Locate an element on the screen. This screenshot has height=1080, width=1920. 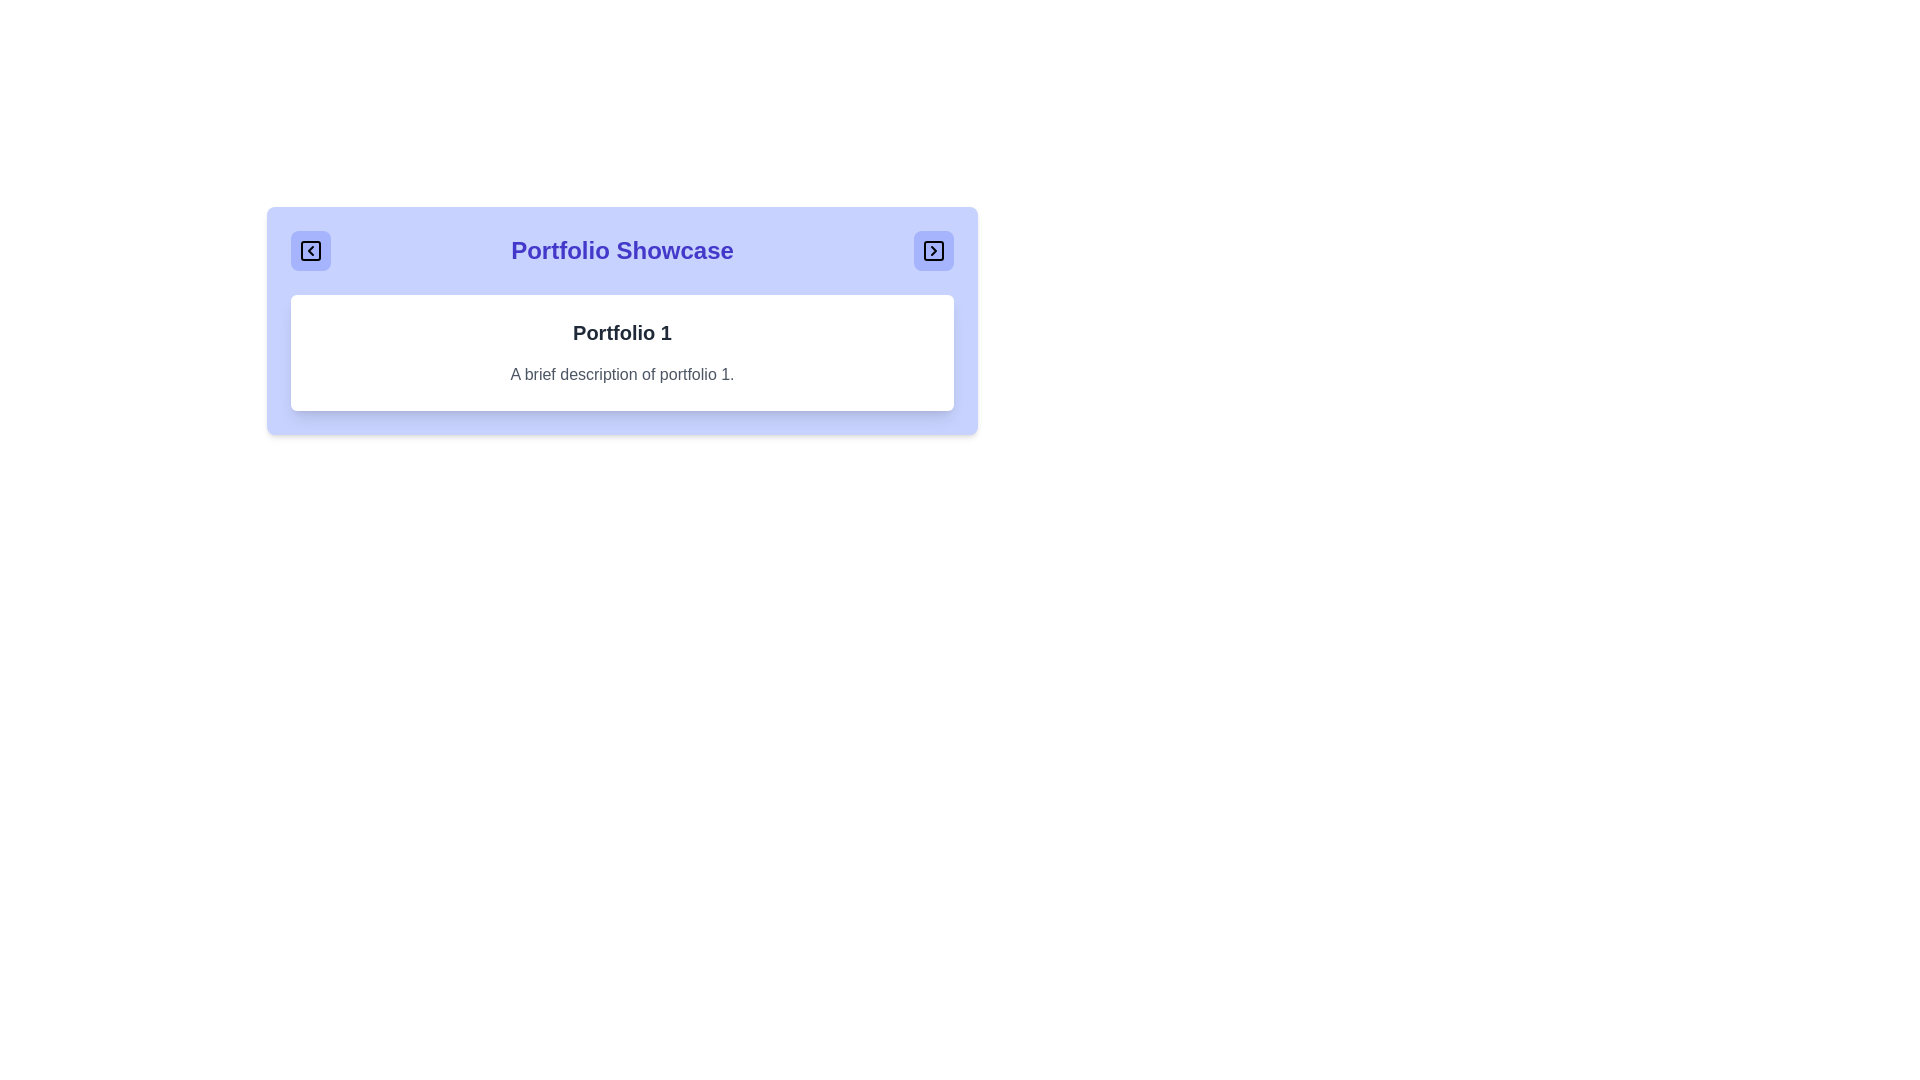
the left-facing chevron icon button with a light blue background and black outline in the top-left corner of the 'Portfolio Showcase' card is located at coordinates (310, 249).